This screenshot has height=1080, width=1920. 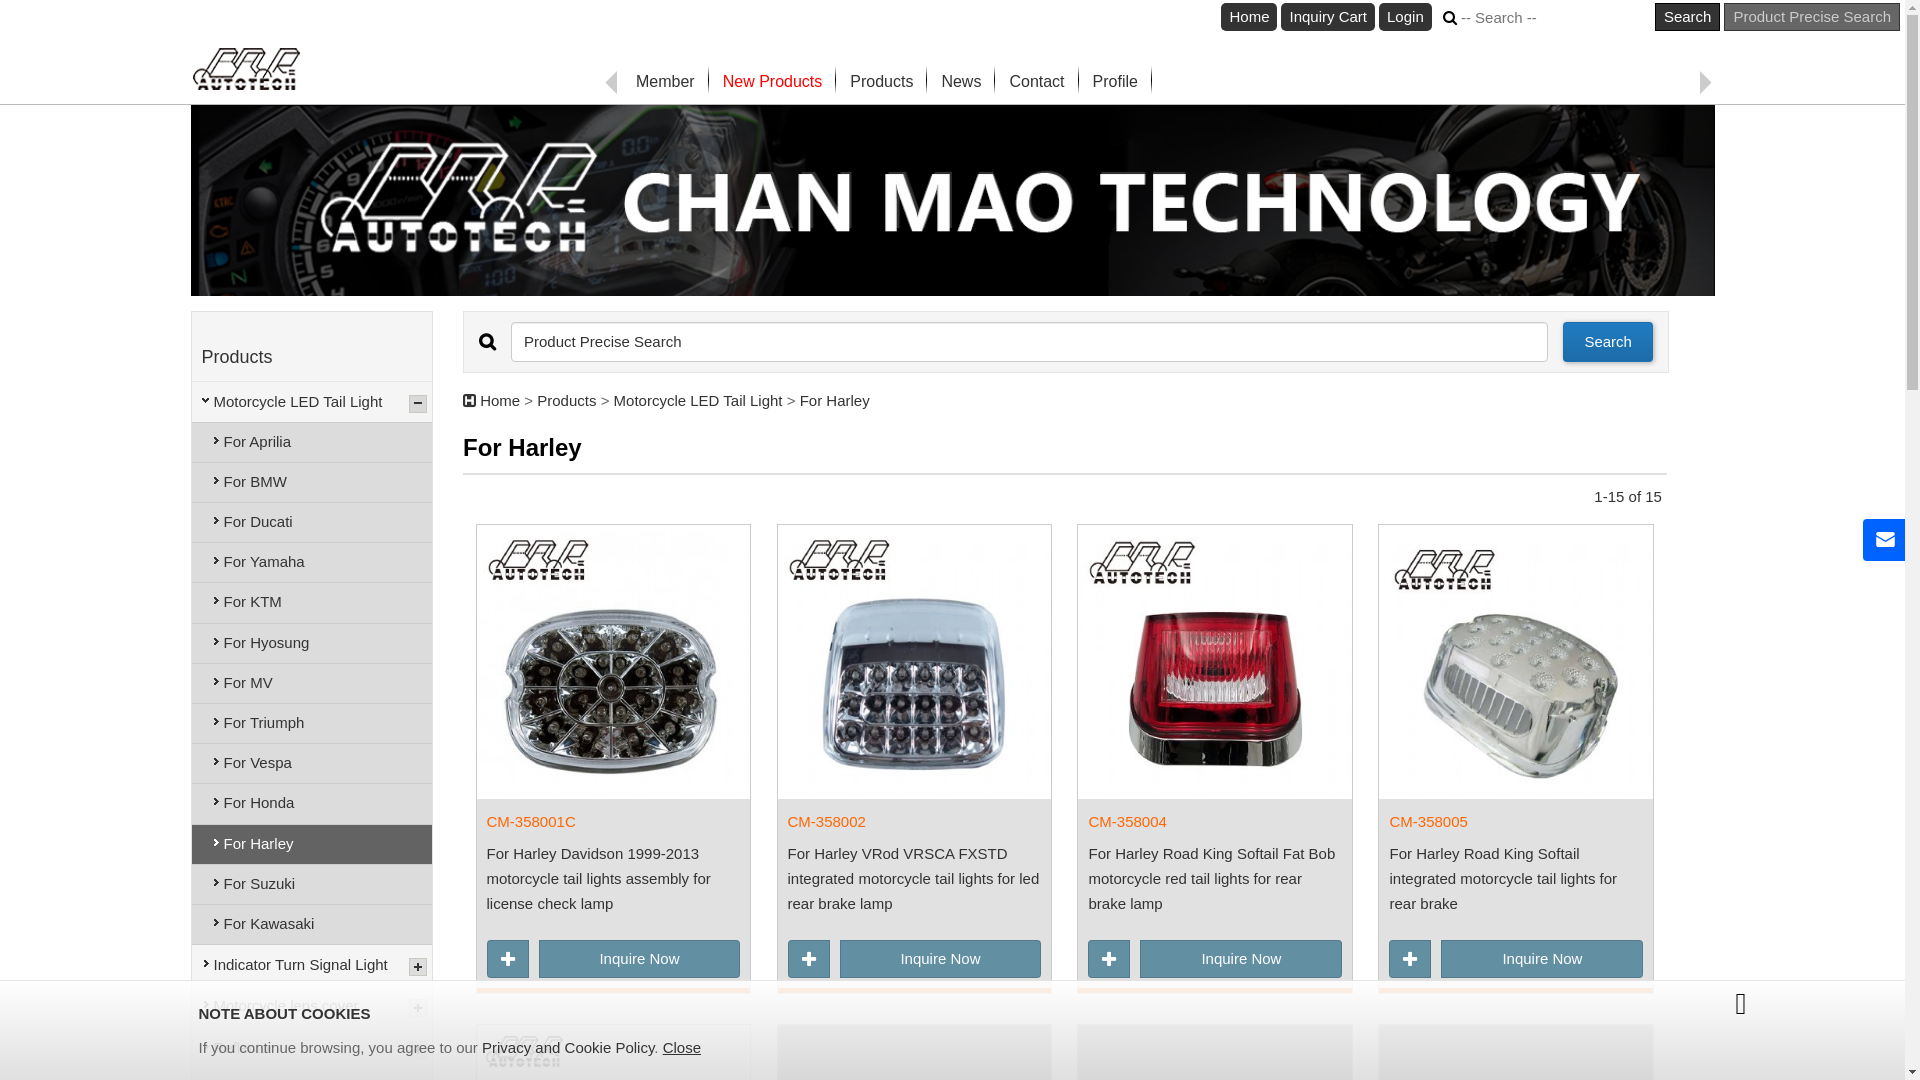 I want to click on 'Product Precise Search', so click(x=1812, y=16).